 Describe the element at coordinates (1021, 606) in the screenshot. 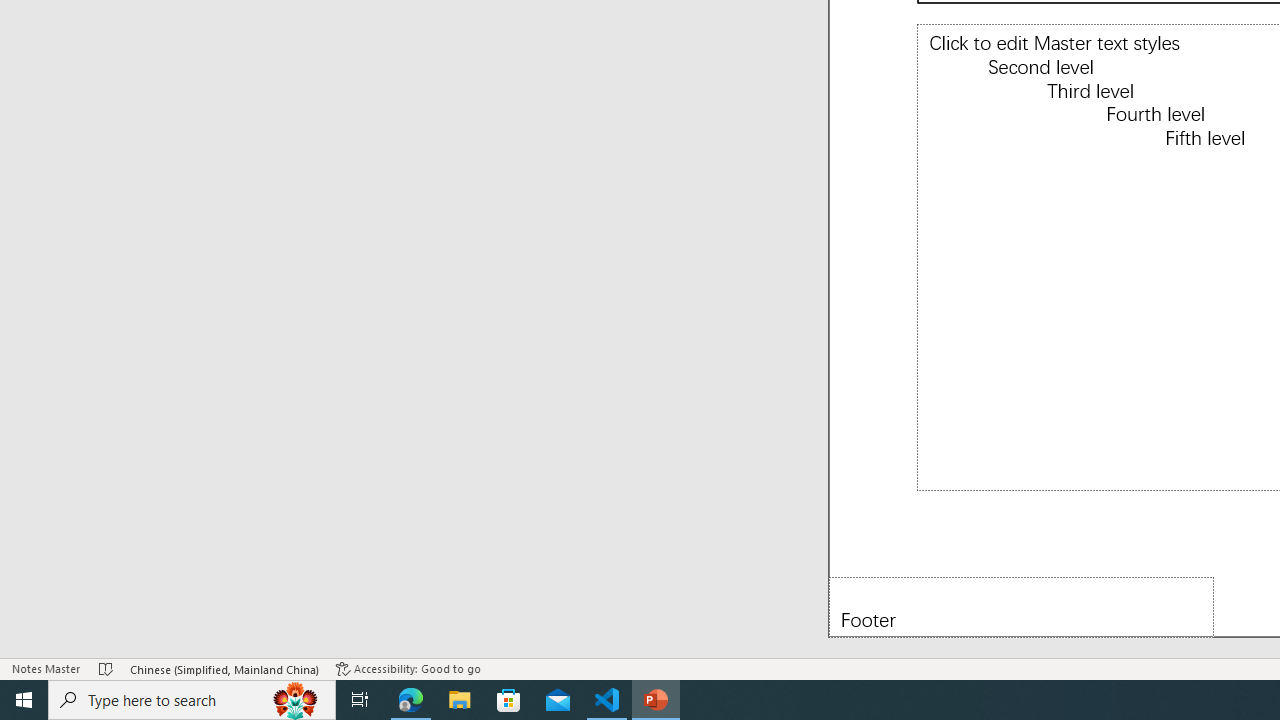

I see `'Footer'` at that location.